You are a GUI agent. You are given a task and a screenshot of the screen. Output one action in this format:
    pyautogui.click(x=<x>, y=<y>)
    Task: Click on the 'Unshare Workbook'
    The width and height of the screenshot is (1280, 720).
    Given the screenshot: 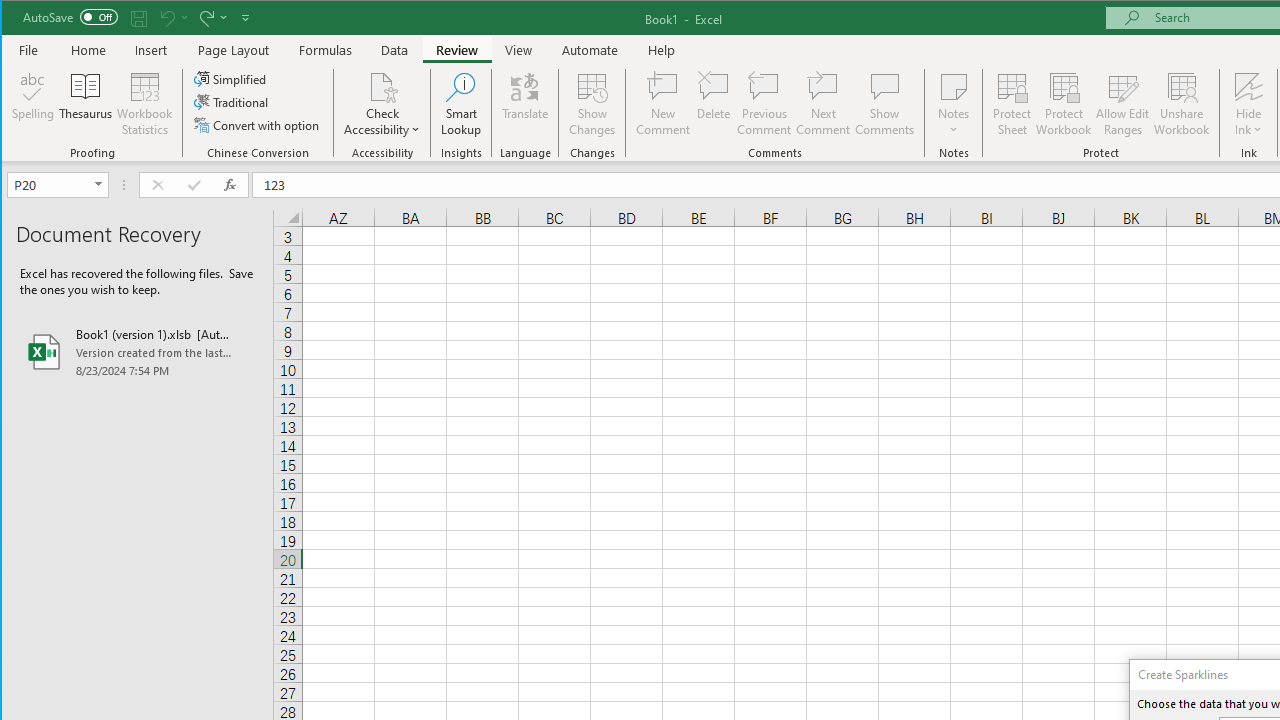 What is the action you would take?
    pyautogui.click(x=1182, y=104)
    